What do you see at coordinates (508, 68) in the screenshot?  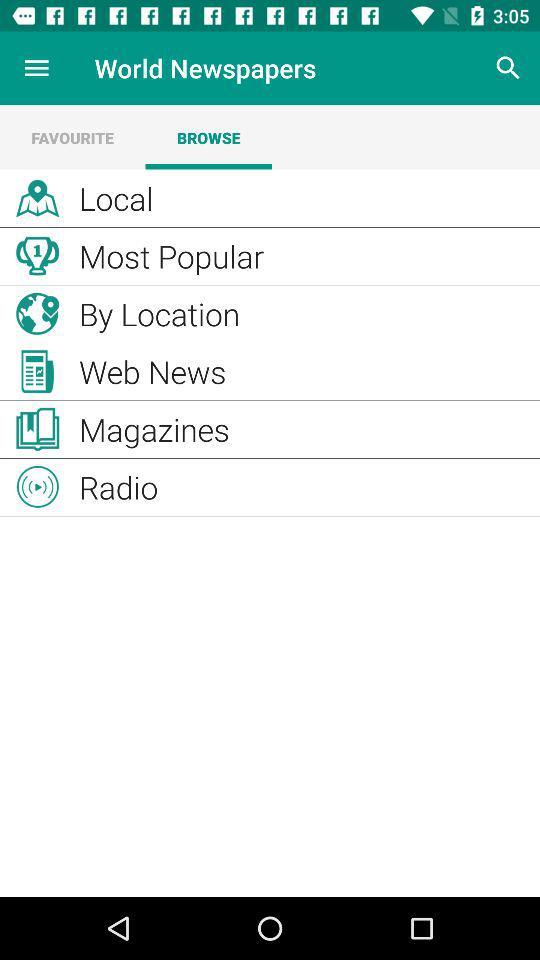 I see `the app to the right of world newspapers` at bounding box center [508, 68].